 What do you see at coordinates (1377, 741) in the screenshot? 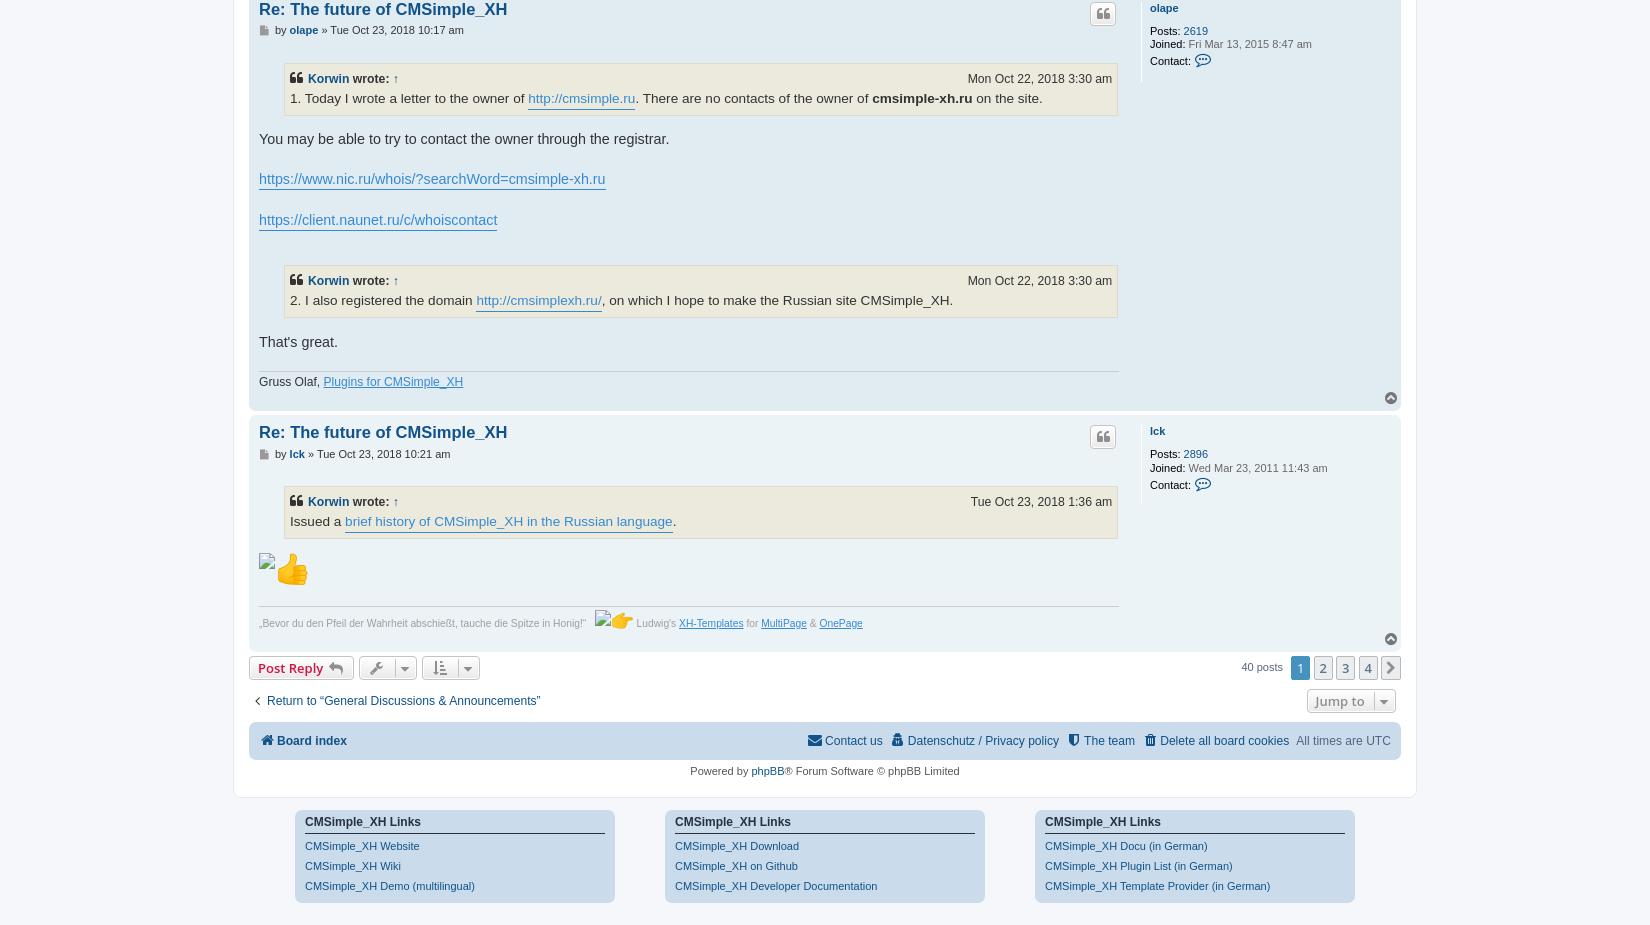
I see `'UTC'` at bounding box center [1377, 741].